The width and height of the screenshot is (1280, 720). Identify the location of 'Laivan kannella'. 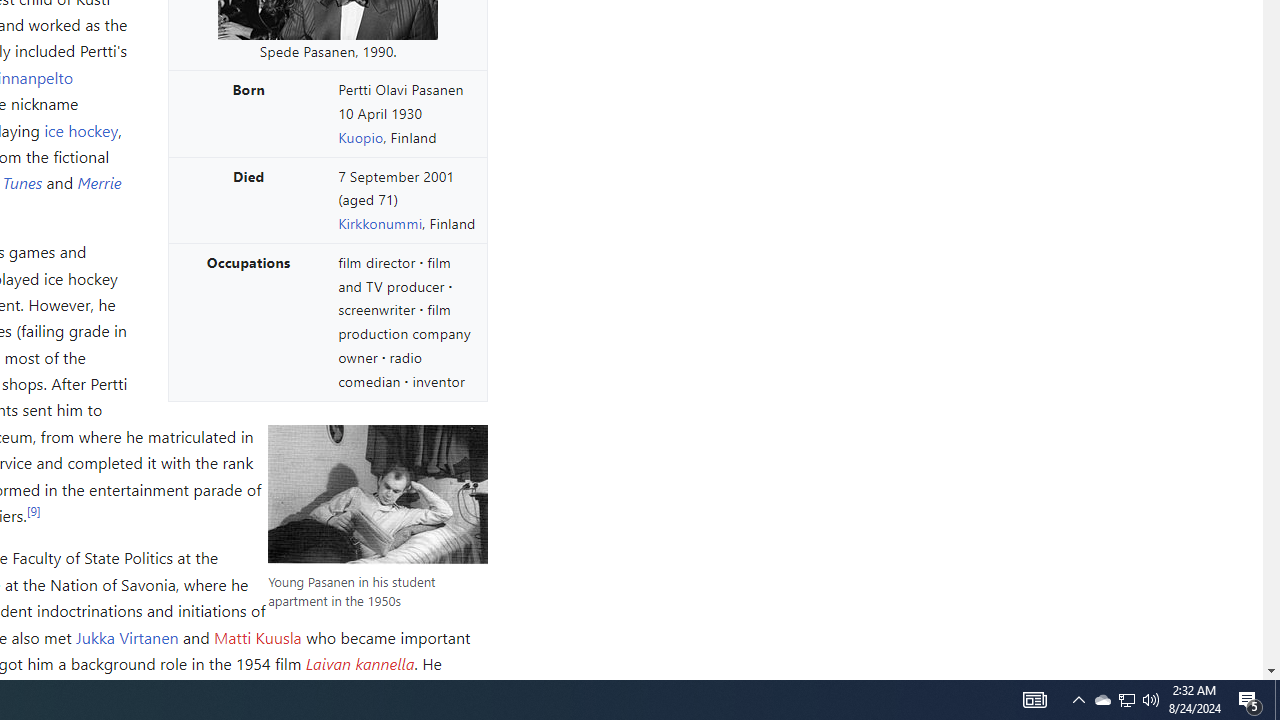
(359, 663).